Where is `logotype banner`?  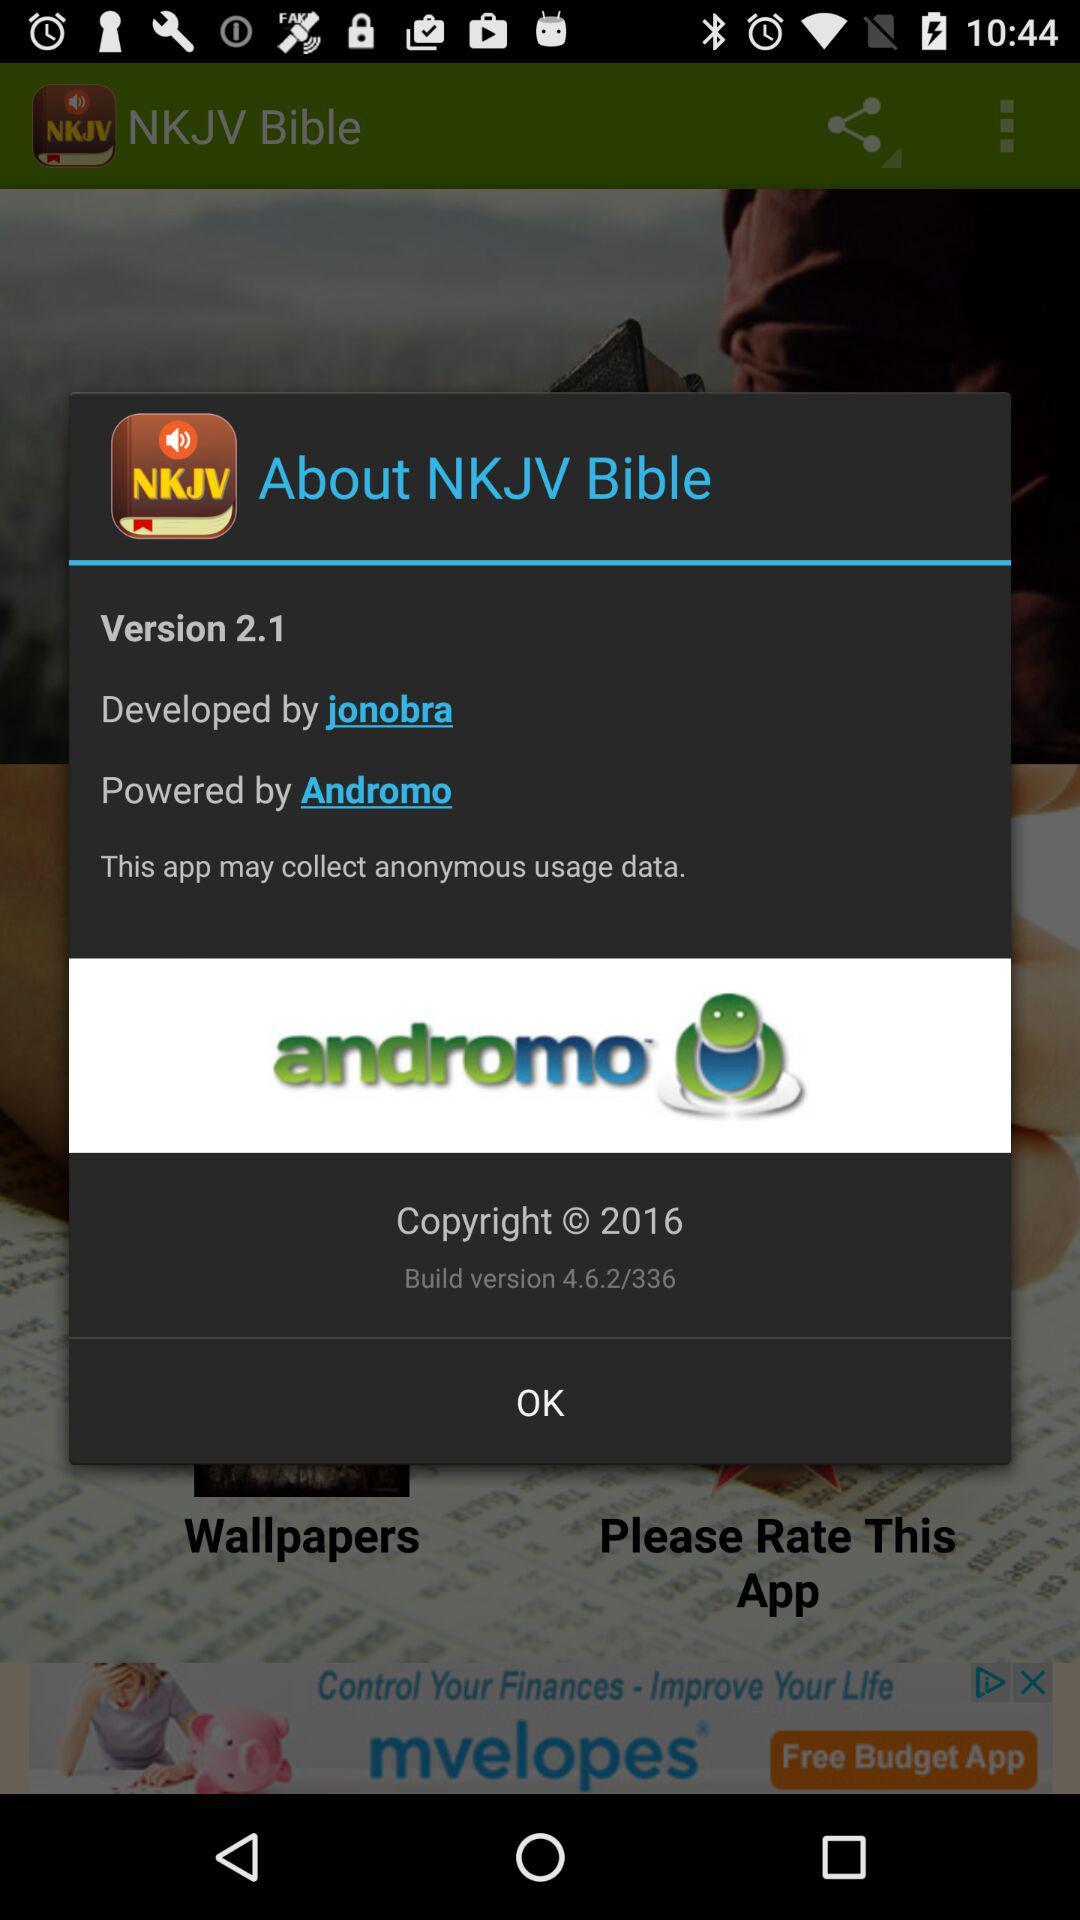 logotype banner is located at coordinates (538, 1054).